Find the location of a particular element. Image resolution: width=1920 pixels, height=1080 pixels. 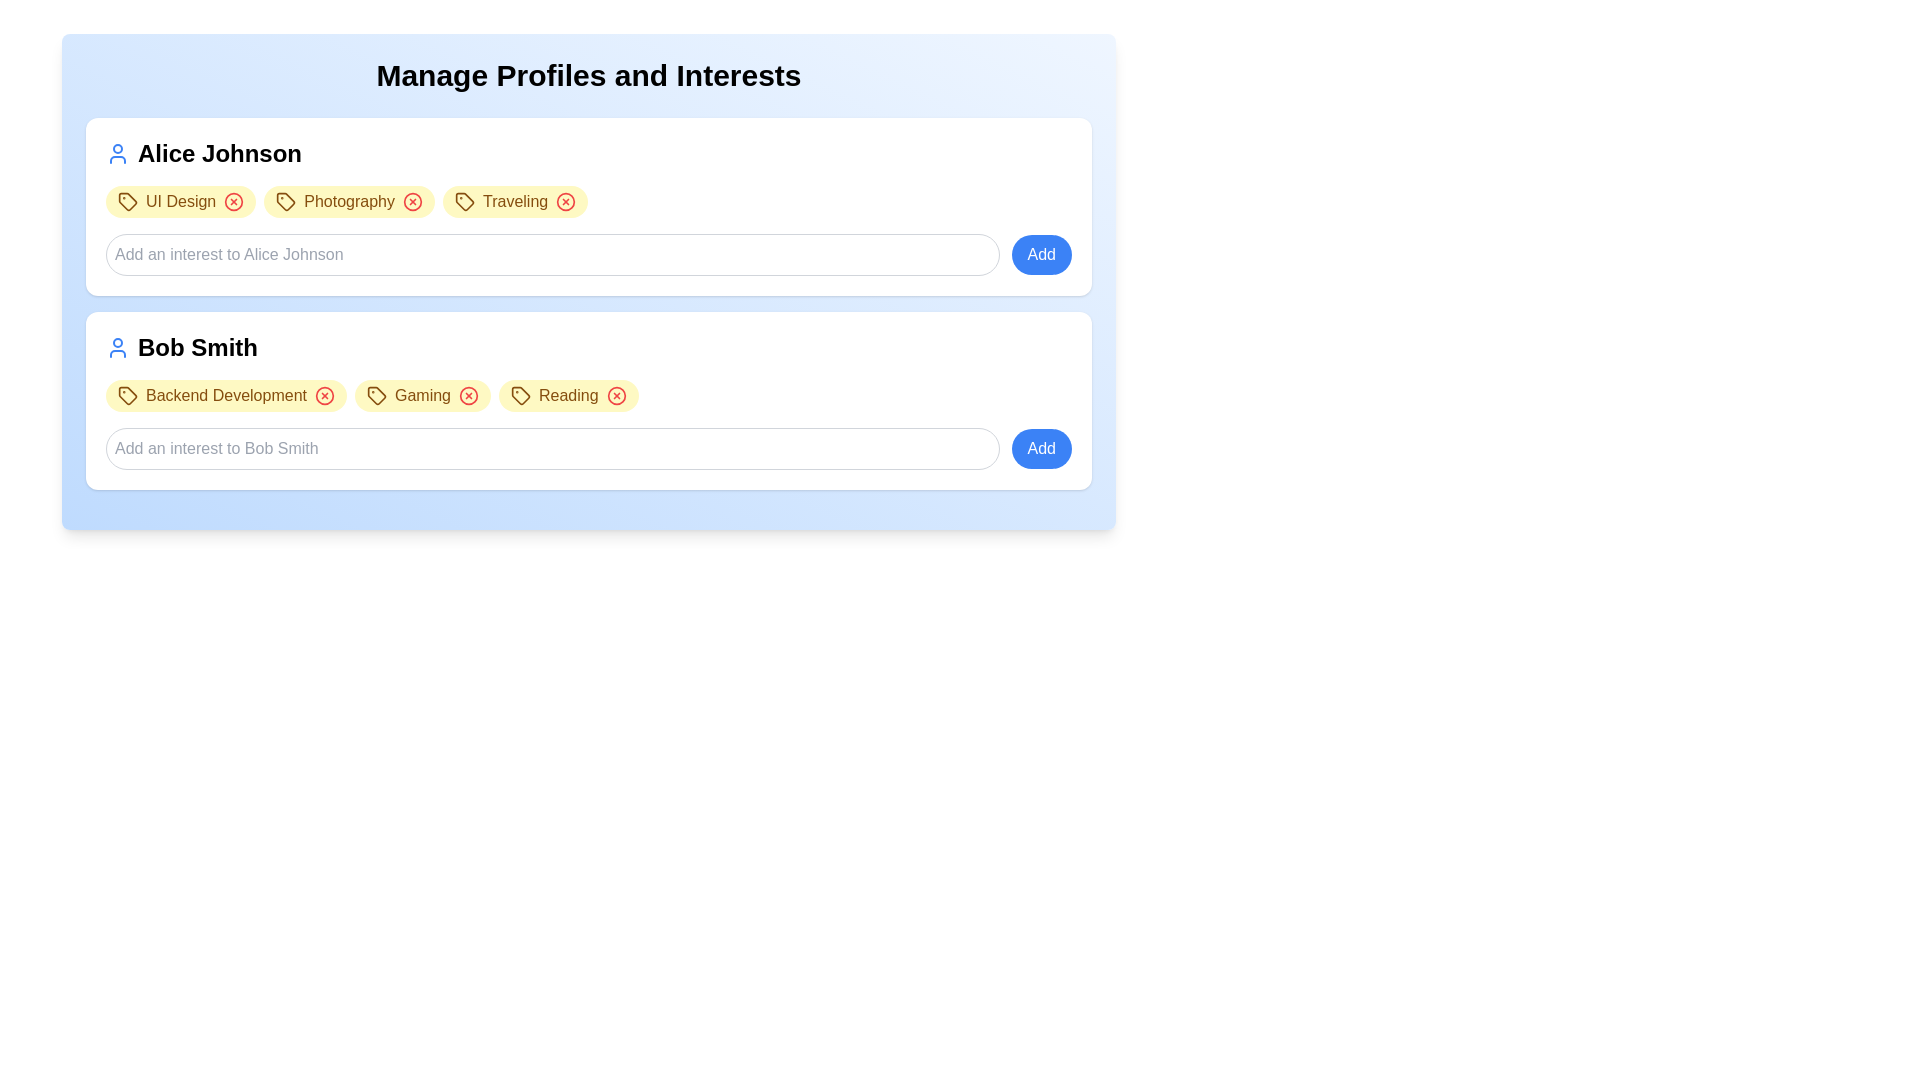

the circular red 'X' button located on the right side of the 'UI Design' chip tag is located at coordinates (234, 201).